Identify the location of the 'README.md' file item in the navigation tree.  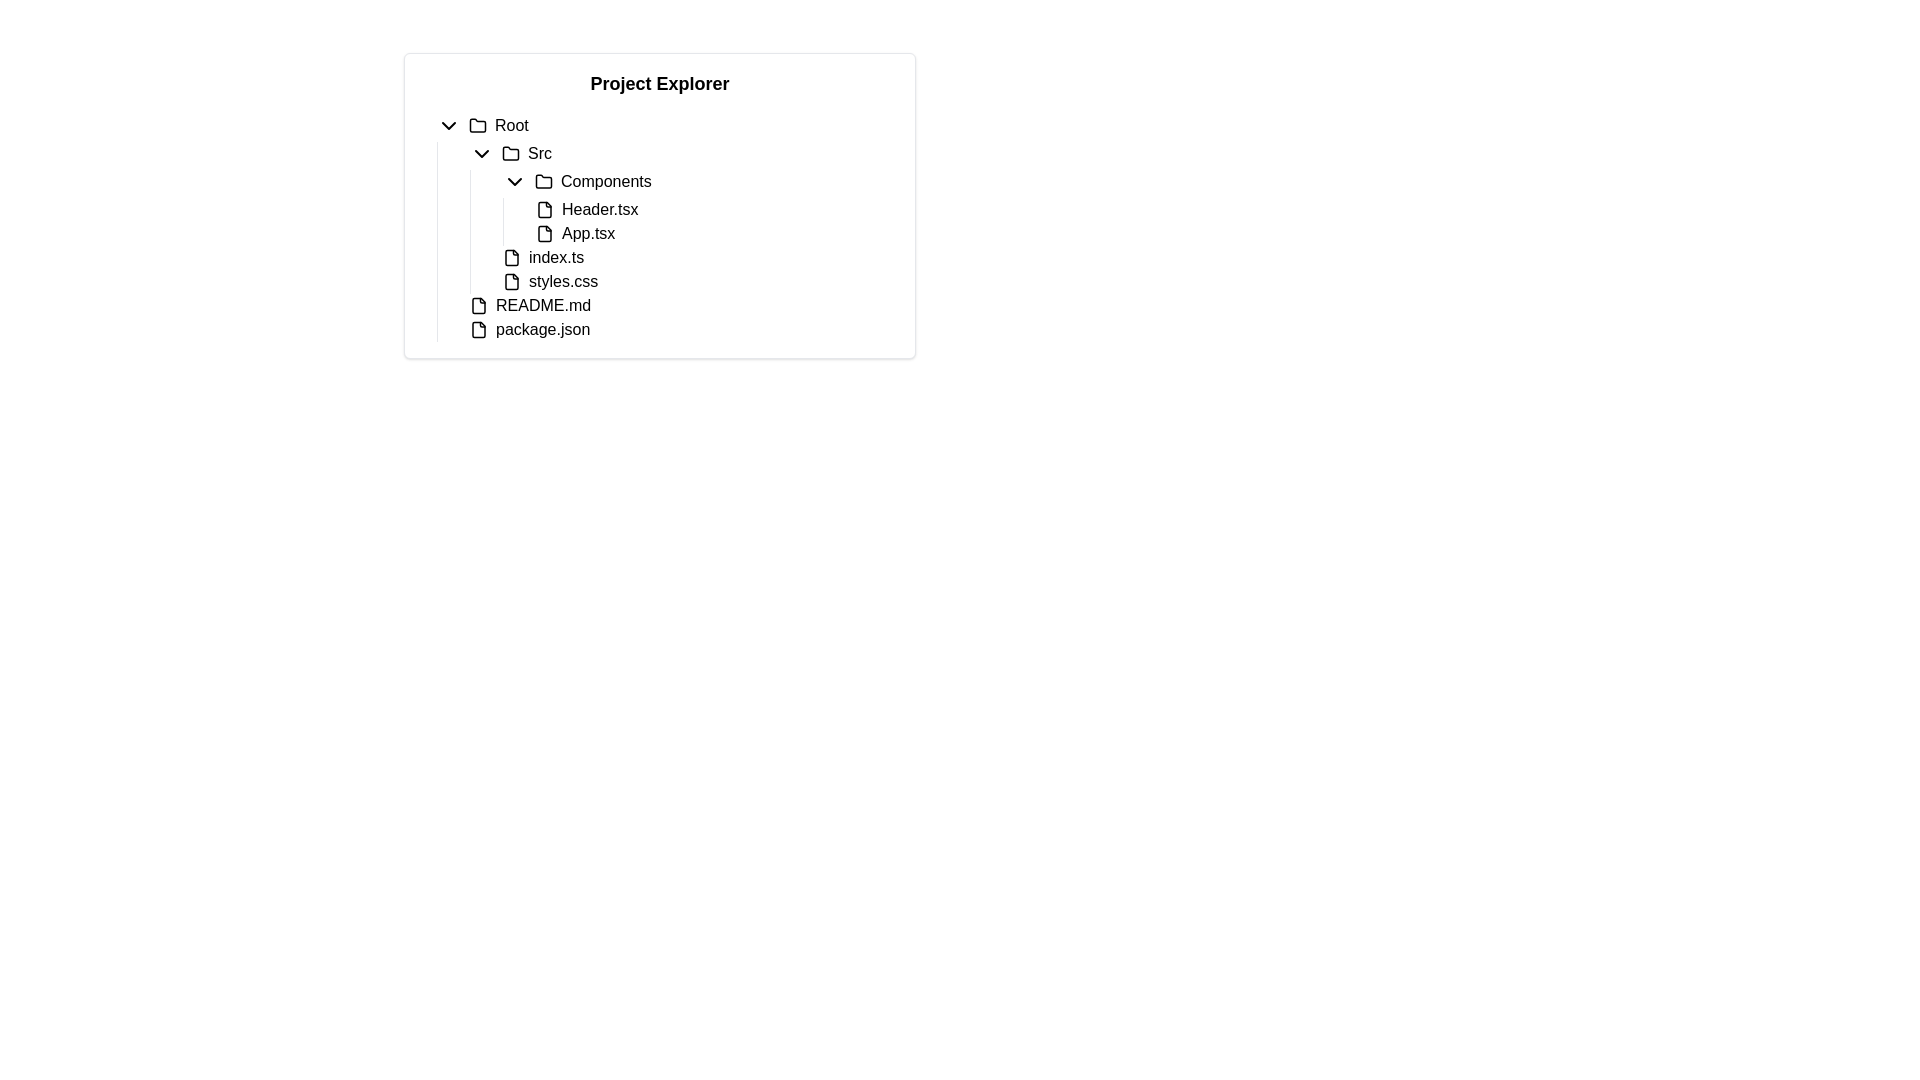
(684, 305).